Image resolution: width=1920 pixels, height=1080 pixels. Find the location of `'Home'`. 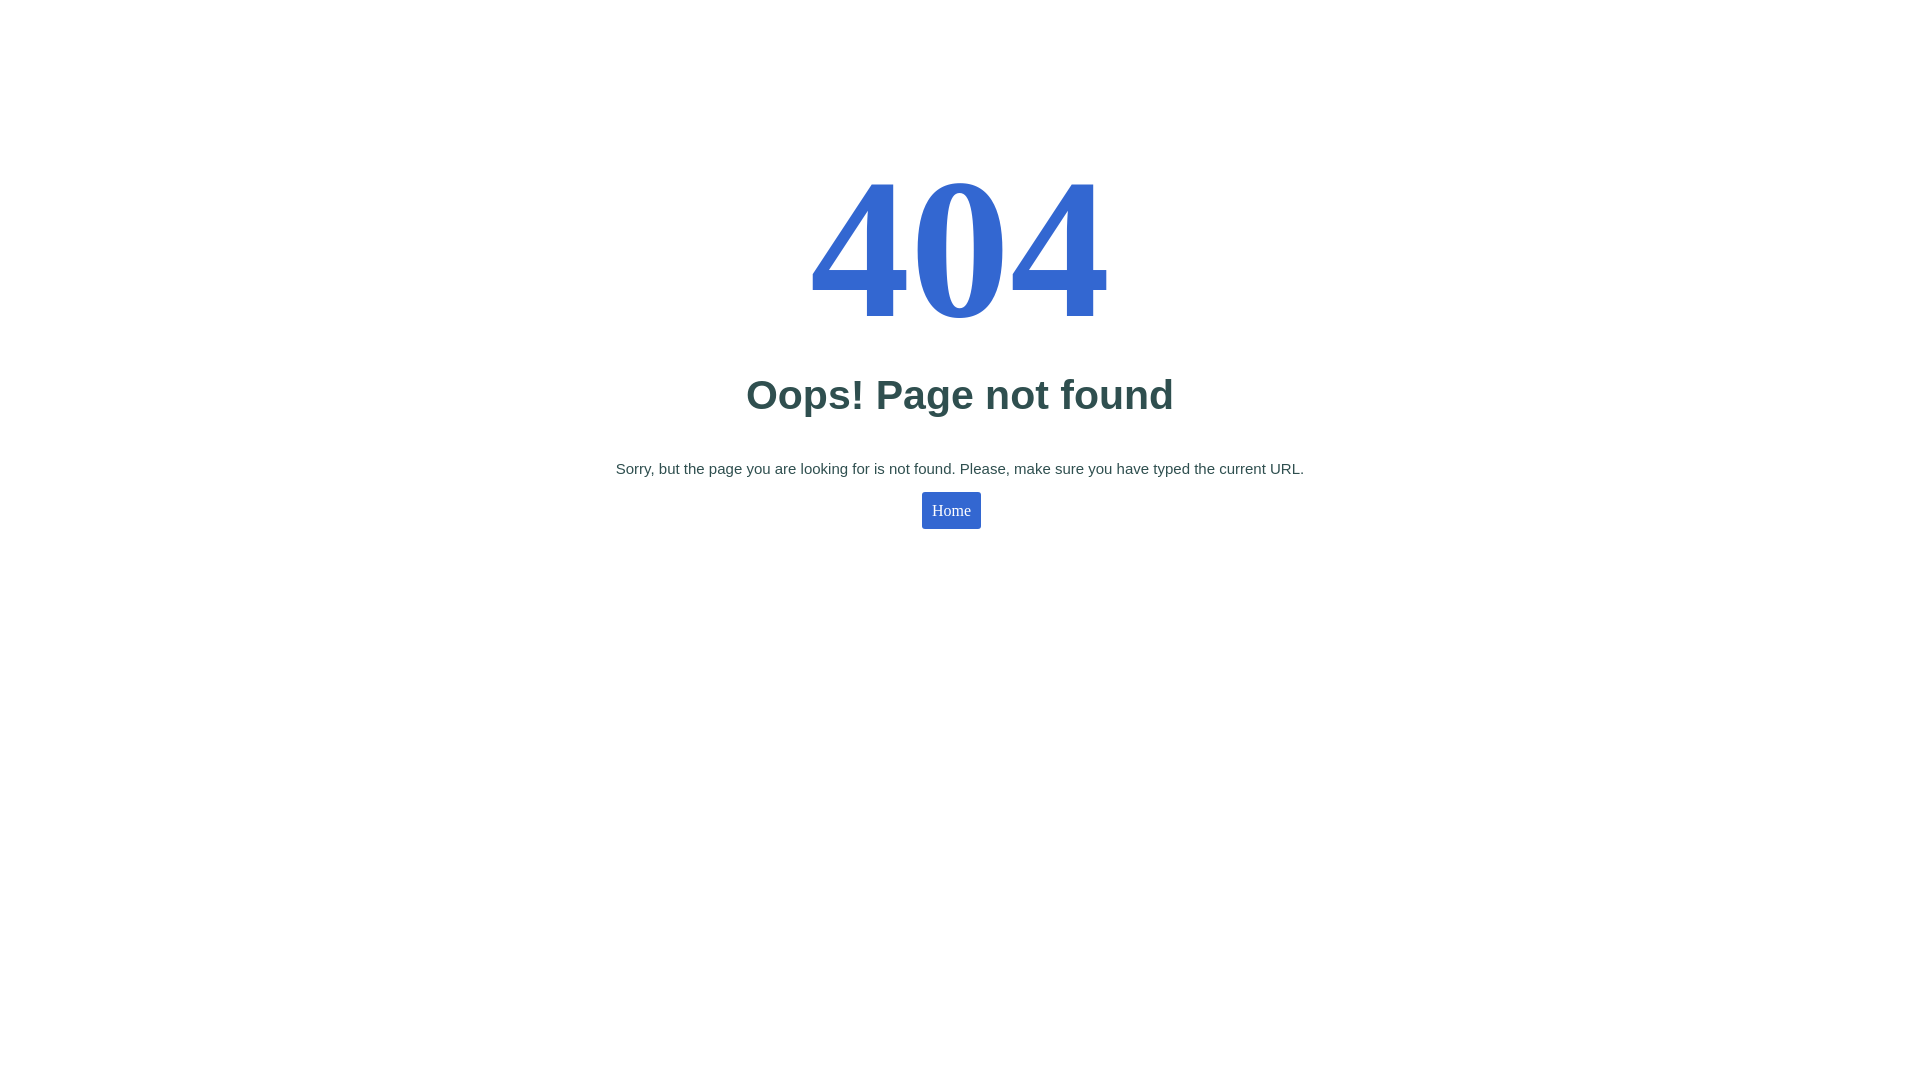

'Home' is located at coordinates (950, 509).